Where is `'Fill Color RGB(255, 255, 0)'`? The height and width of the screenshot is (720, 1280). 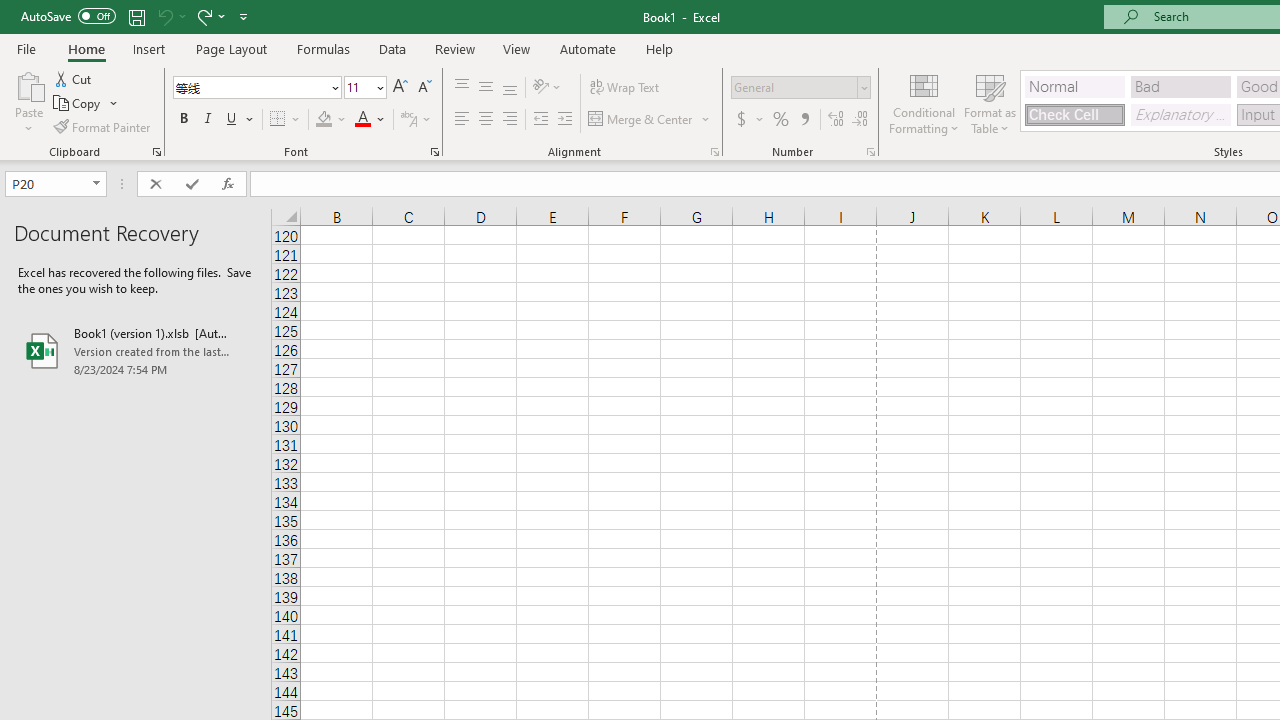 'Fill Color RGB(255, 255, 0)' is located at coordinates (324, 119).